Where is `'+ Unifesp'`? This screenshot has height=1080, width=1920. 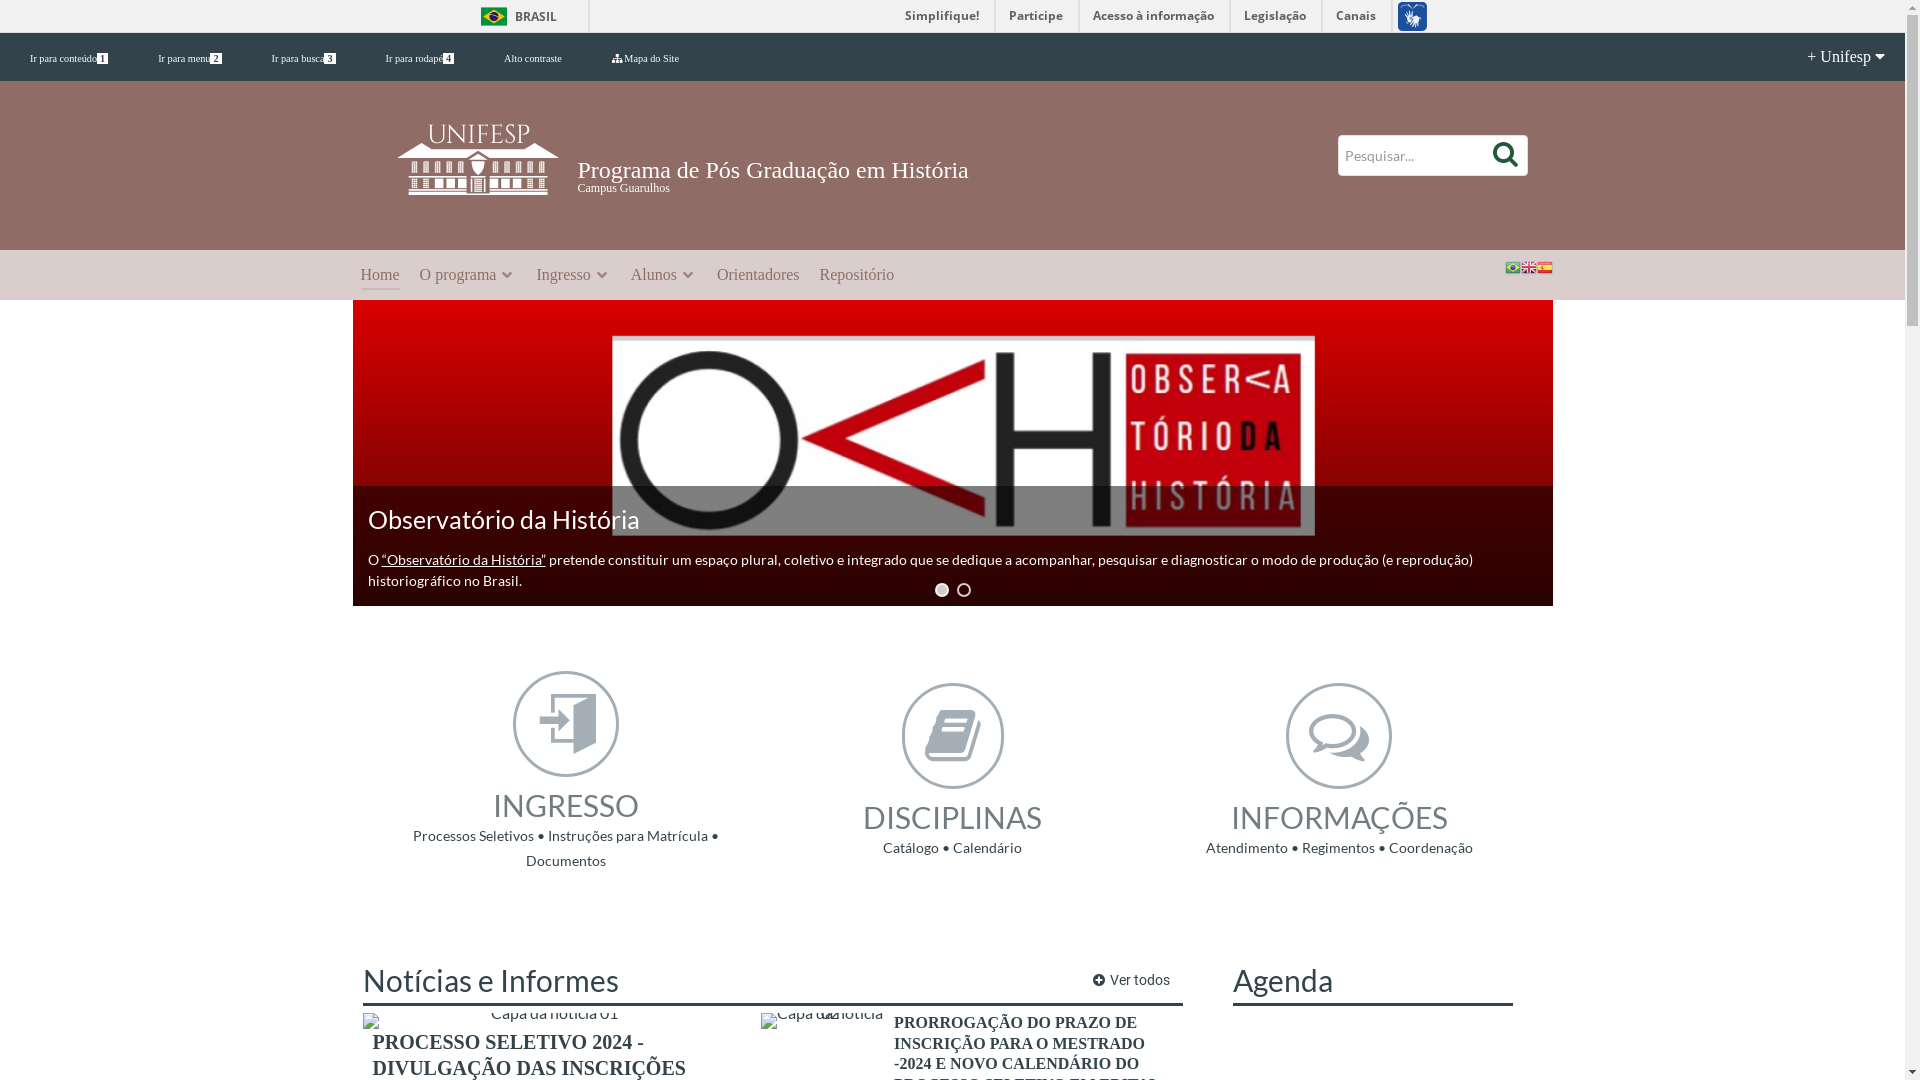
'+ Unifesp' is located at coordinates (1829, 56).